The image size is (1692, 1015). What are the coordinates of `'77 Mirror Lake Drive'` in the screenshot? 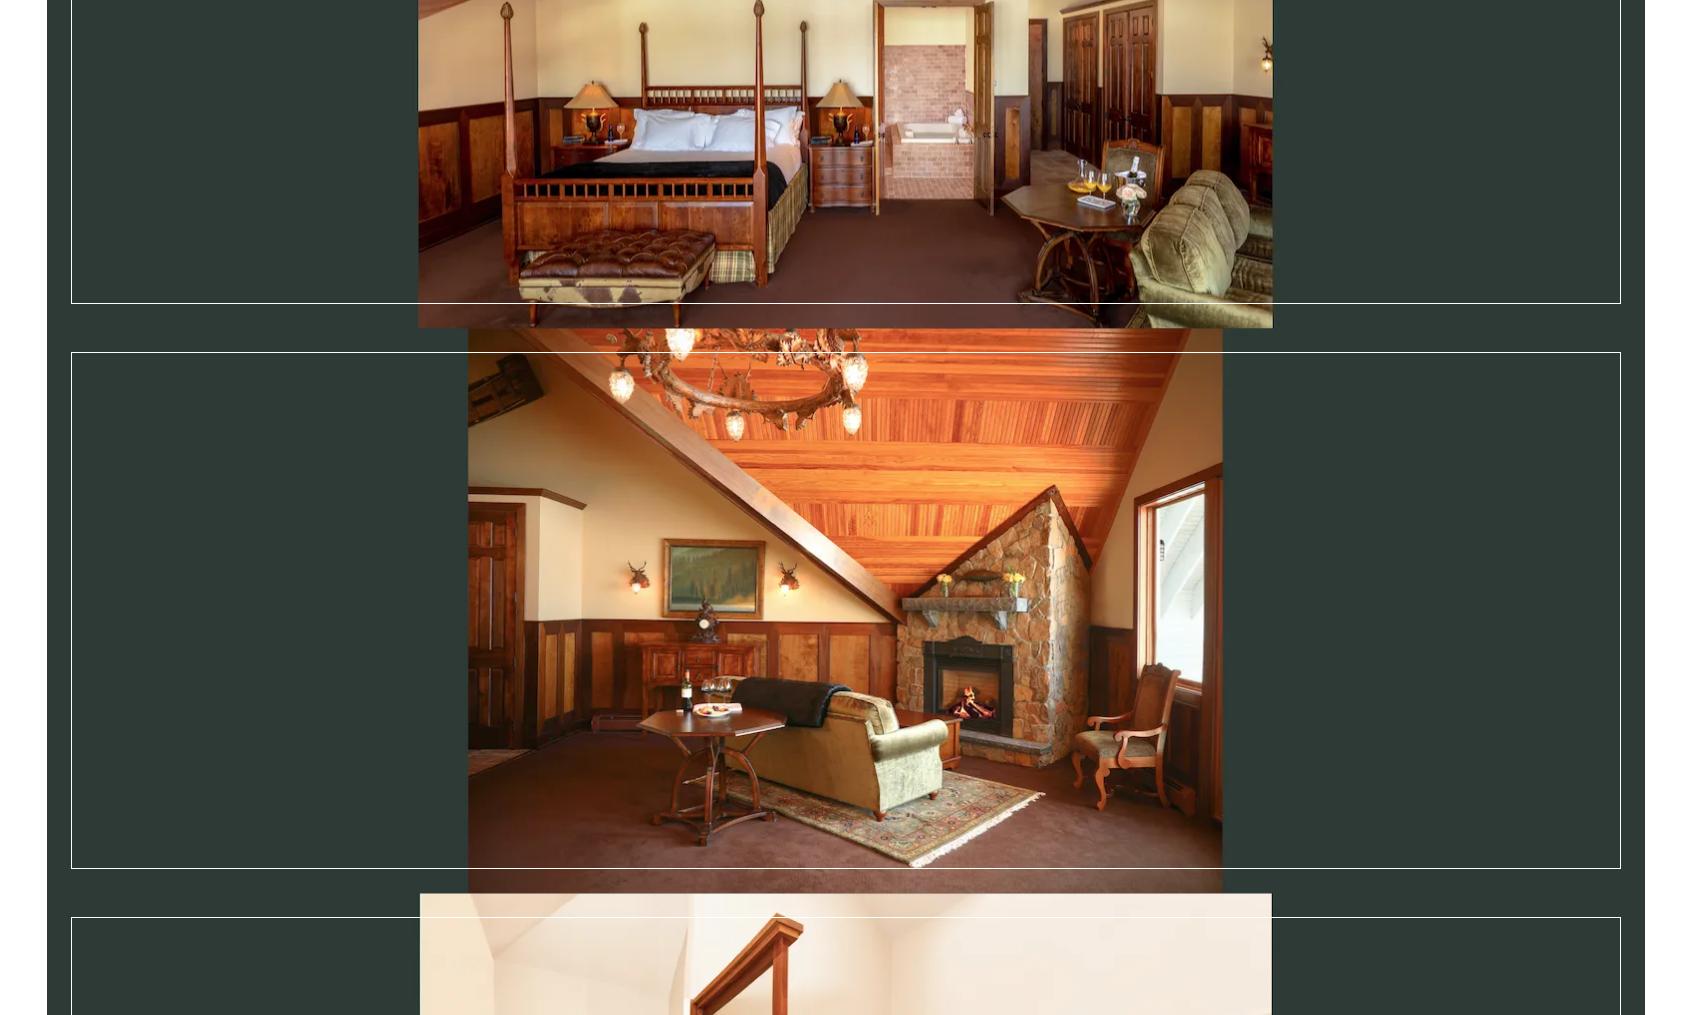 It's located at (234, 930).